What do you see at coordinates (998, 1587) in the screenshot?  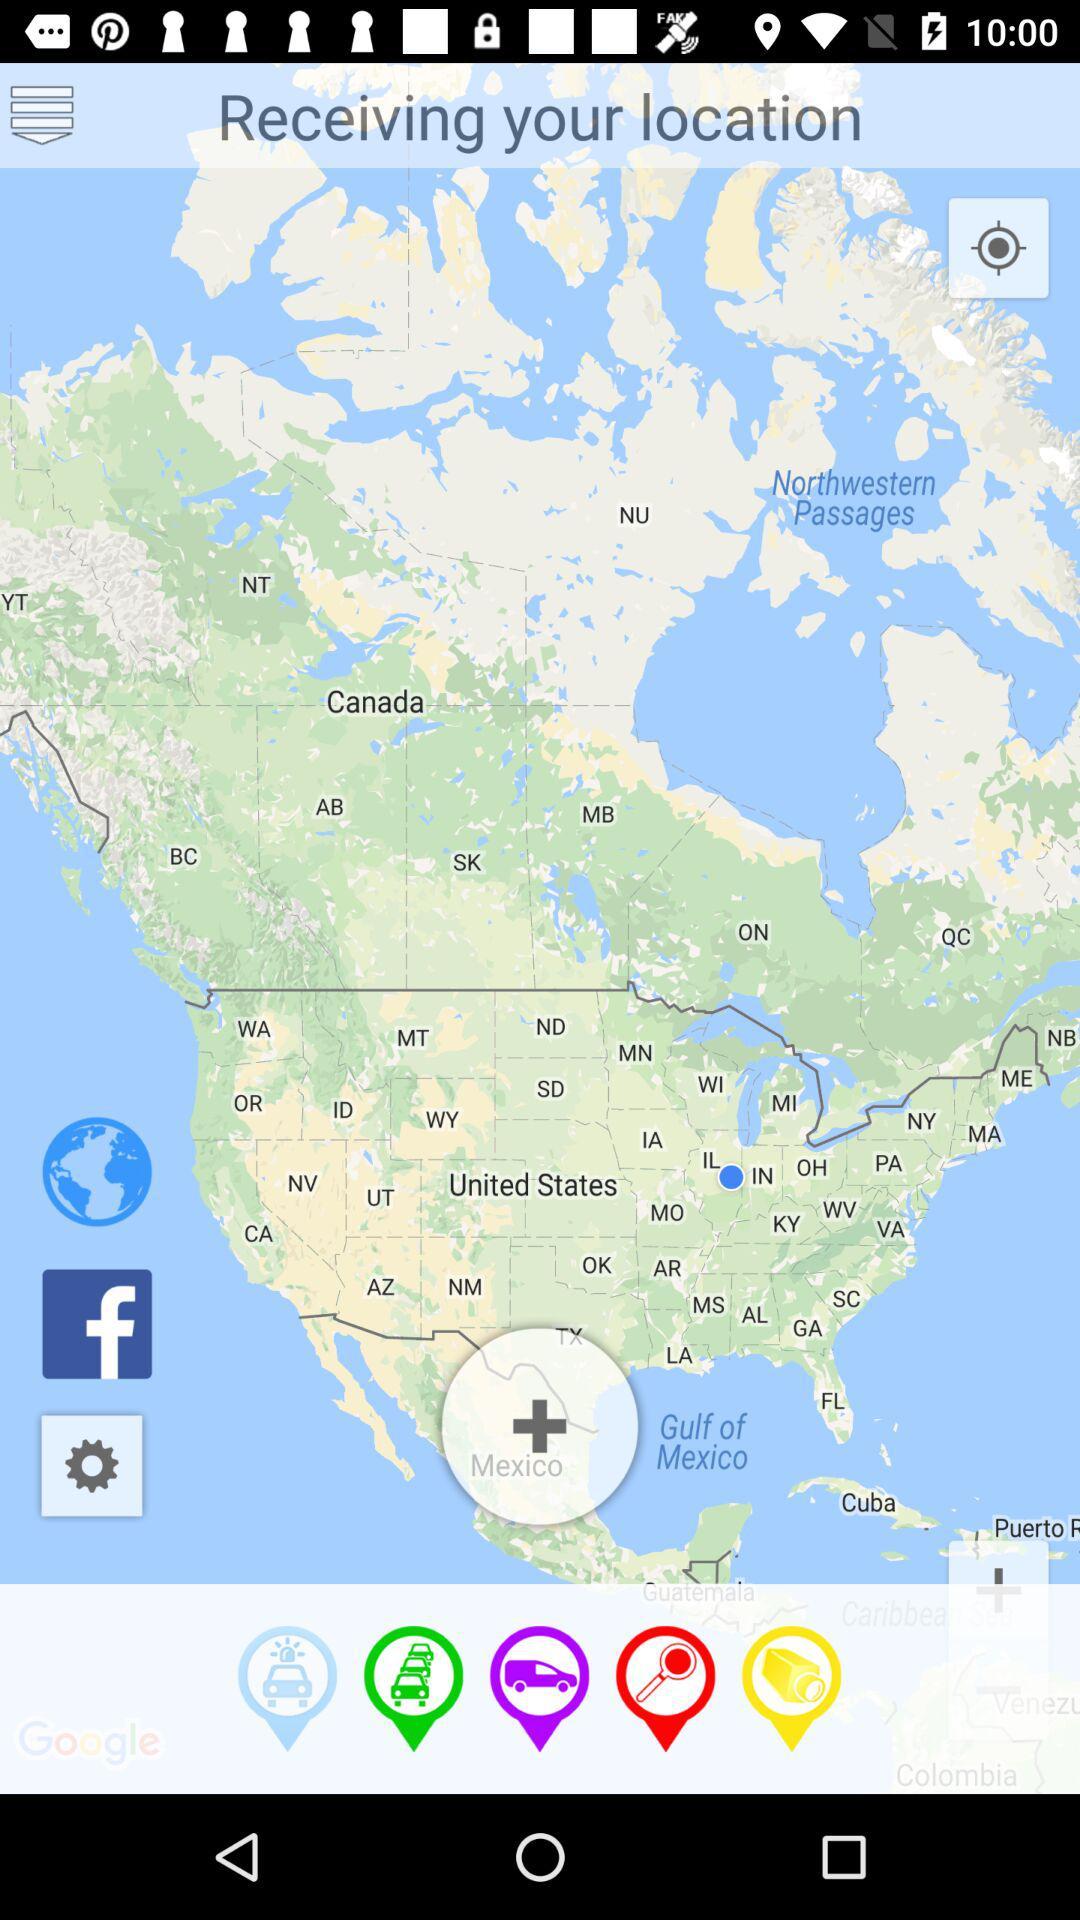 I see `the add icon` at bounding box center [998, 1587].